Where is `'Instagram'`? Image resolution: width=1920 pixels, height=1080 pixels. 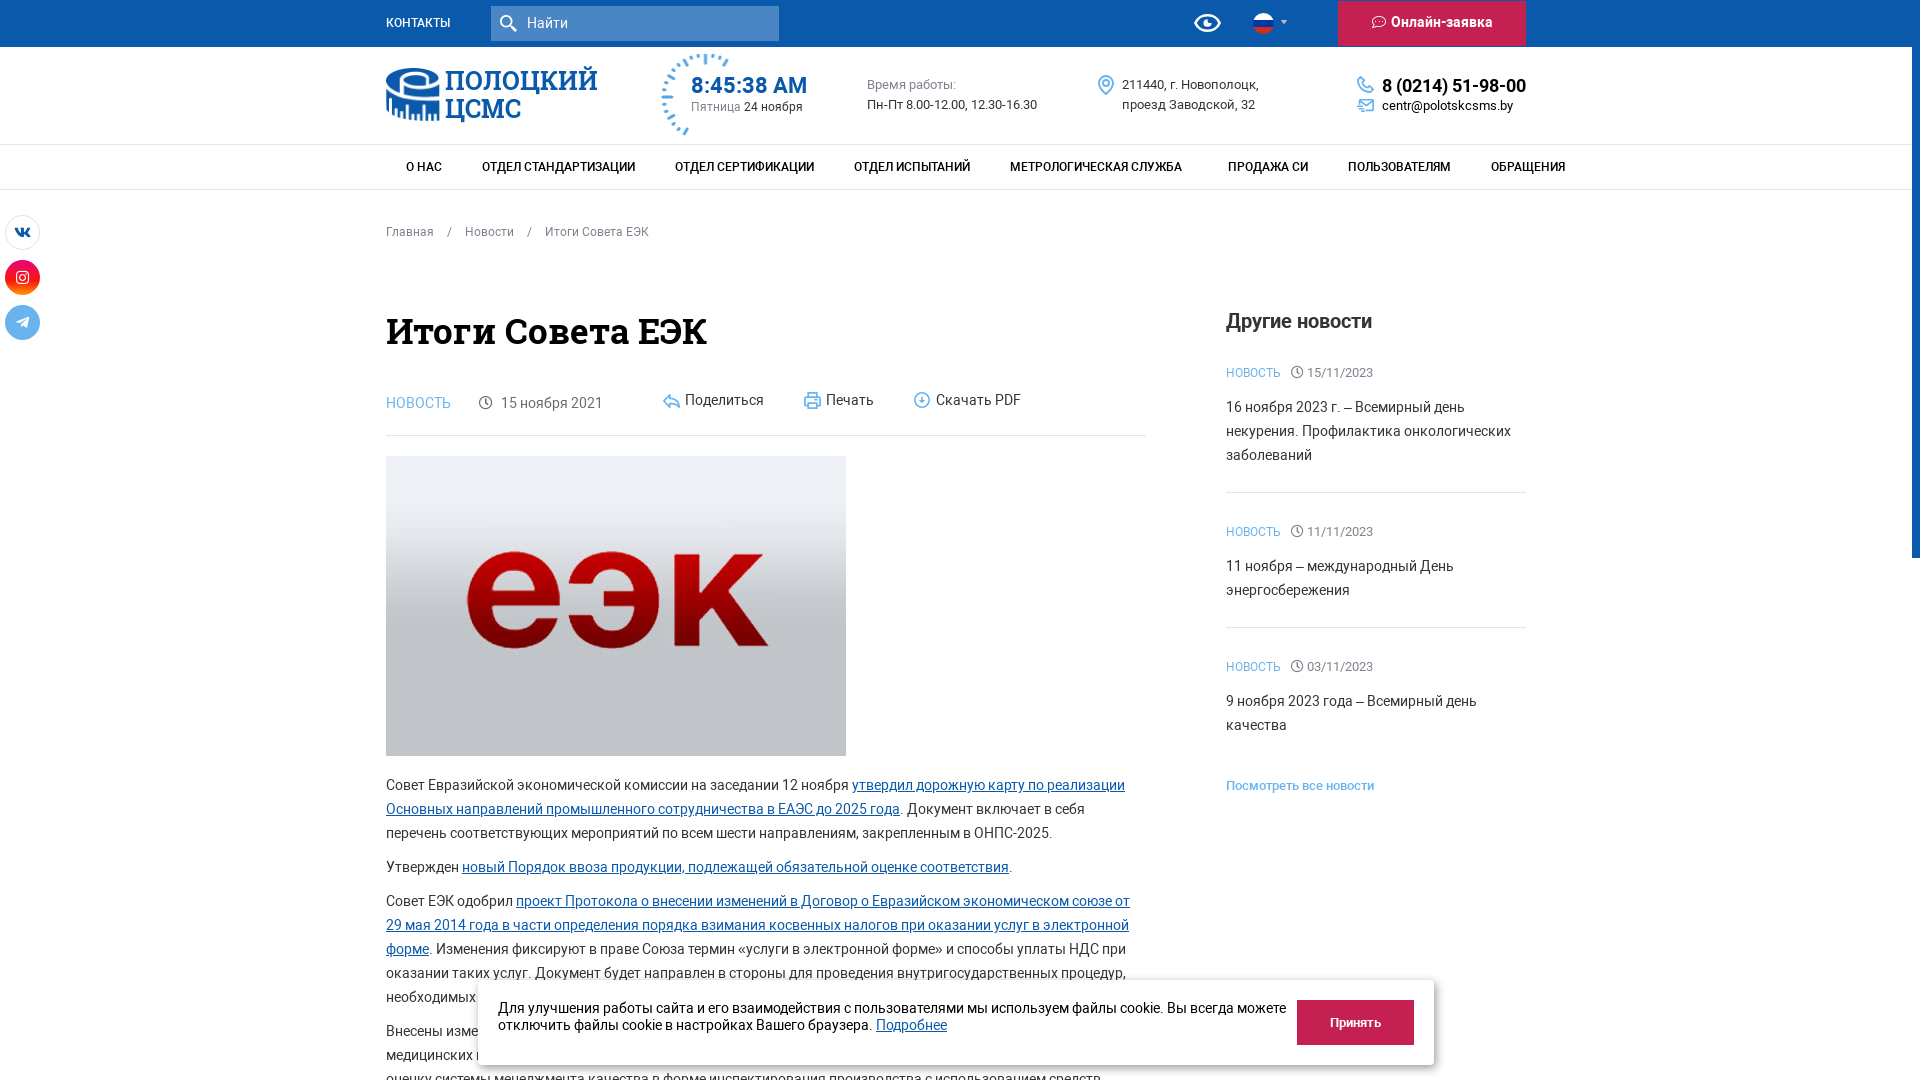 'Instagram' is located at coordinates (22, 277).